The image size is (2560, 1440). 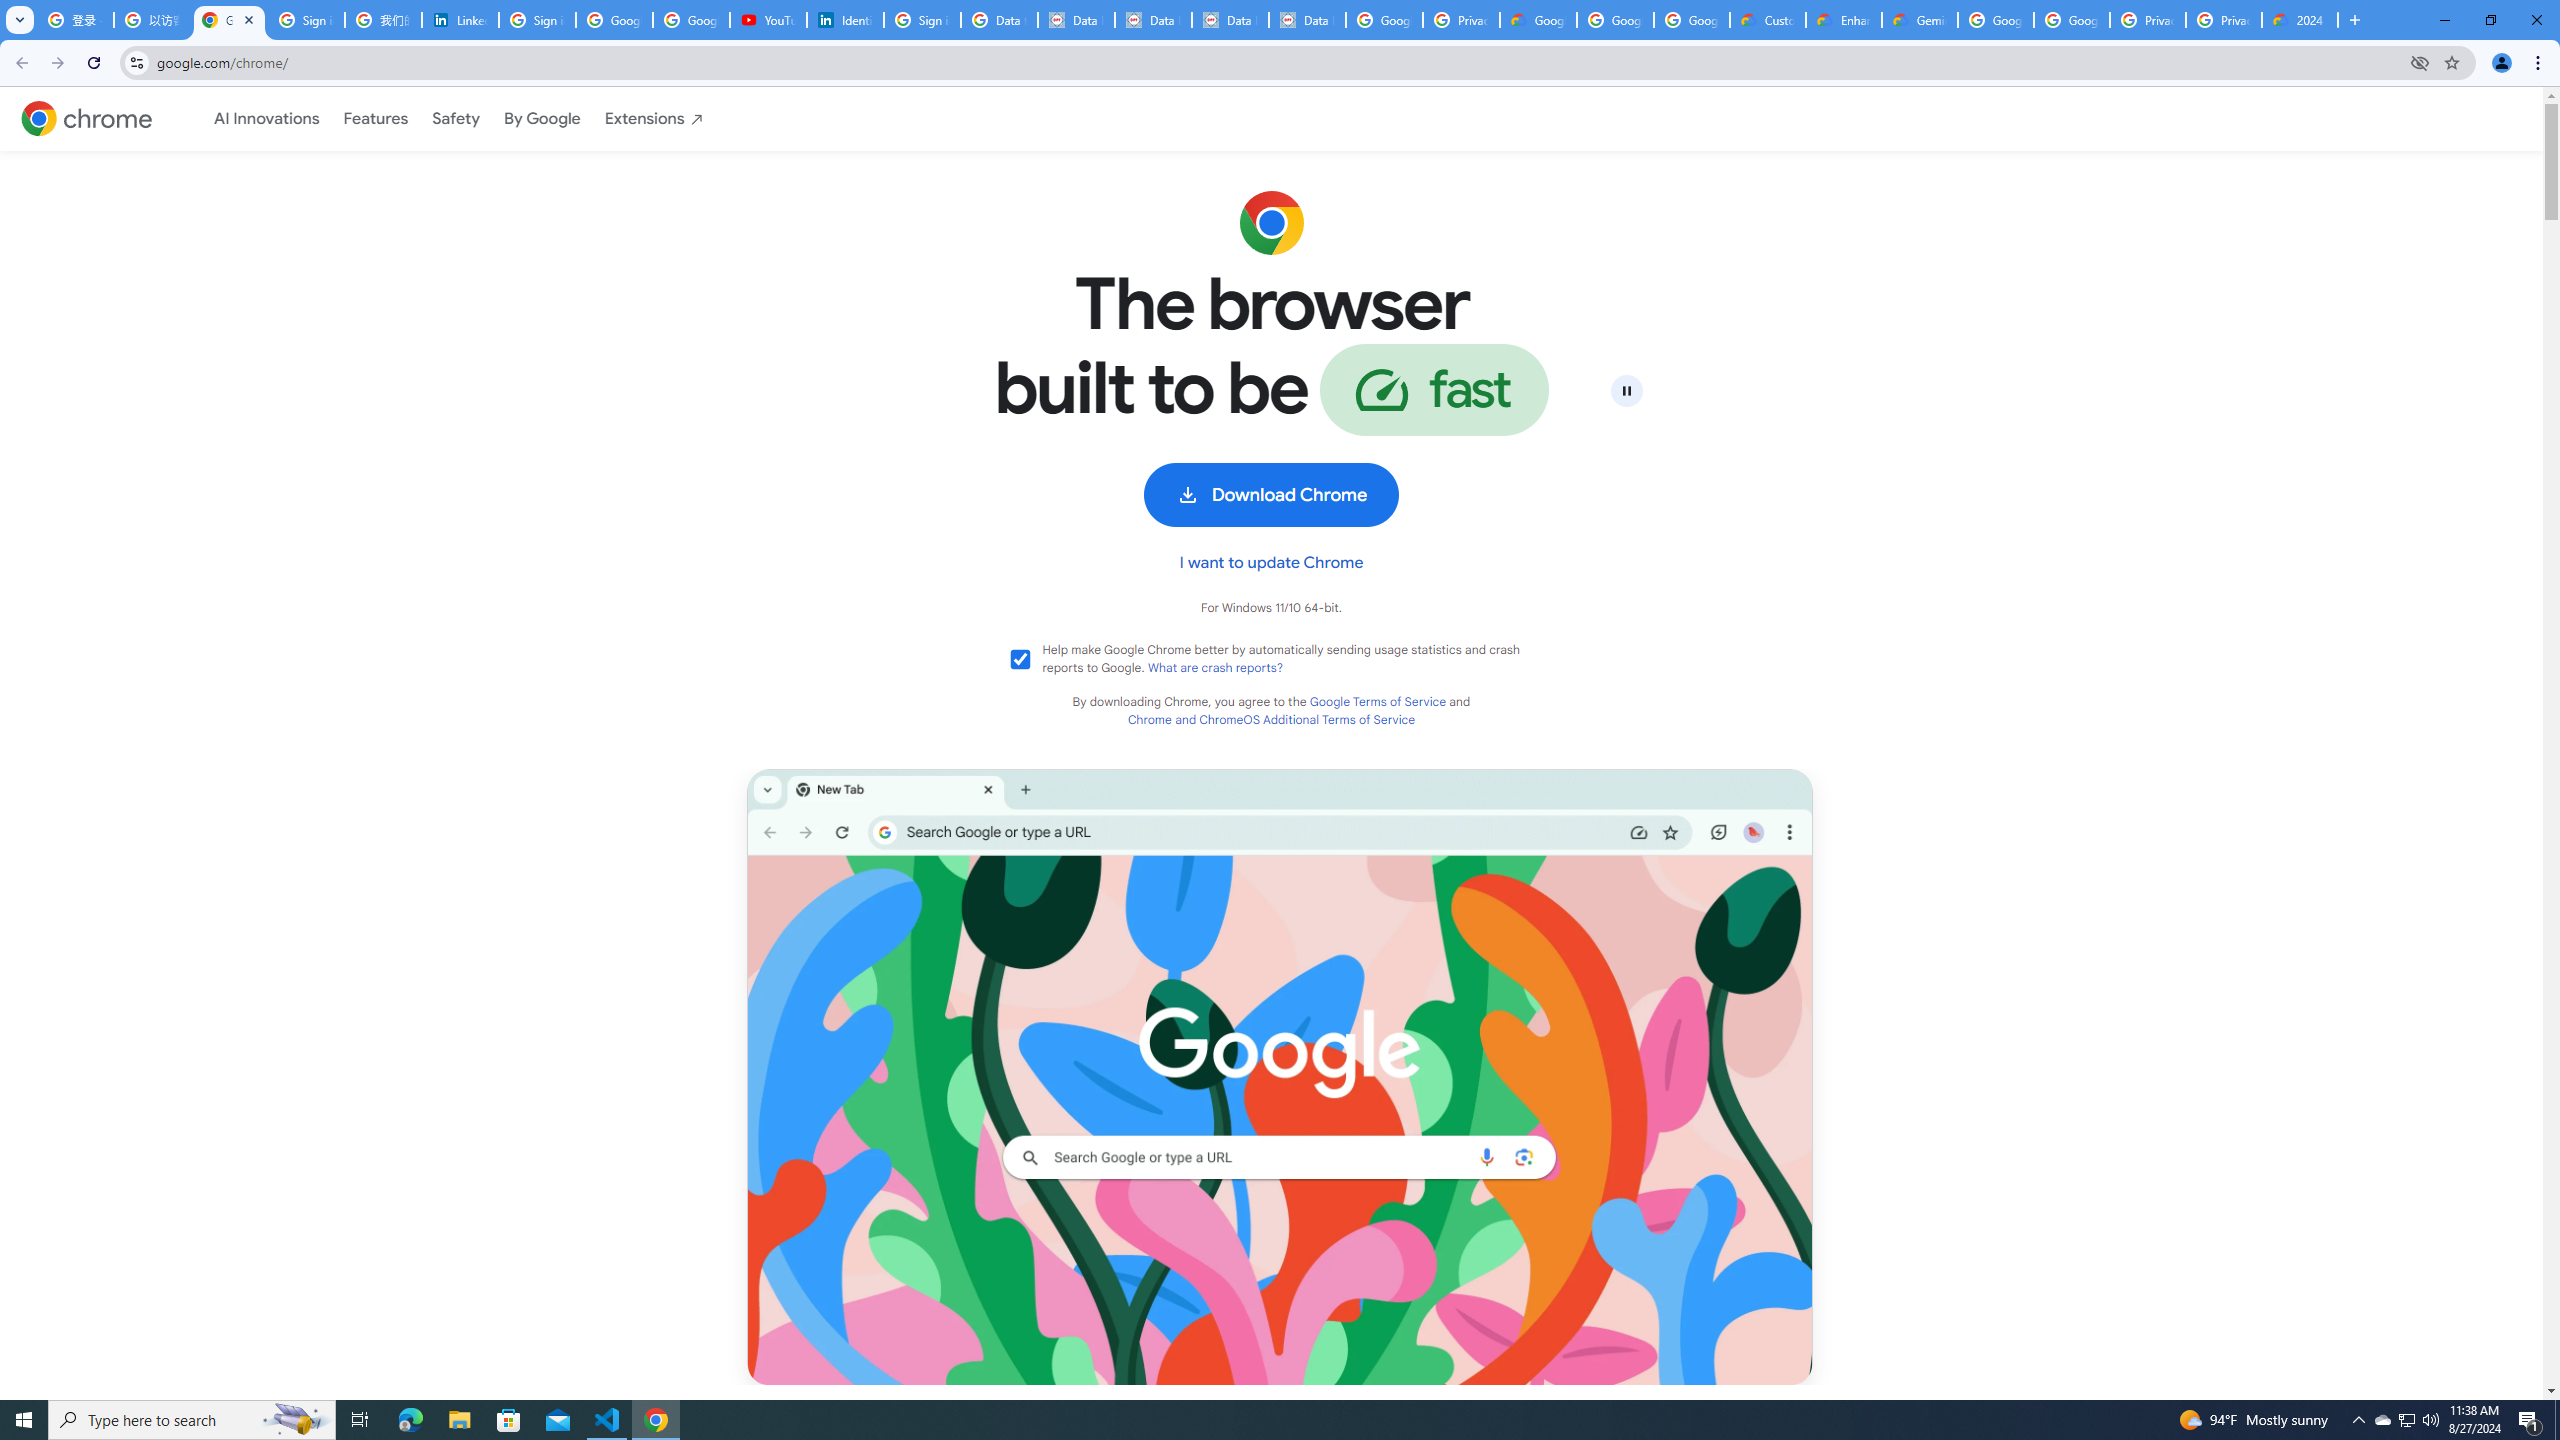 What do you see at coordinates (375, 118) in the screenshot?
I see `'features'` at bounding box center [375, 118].